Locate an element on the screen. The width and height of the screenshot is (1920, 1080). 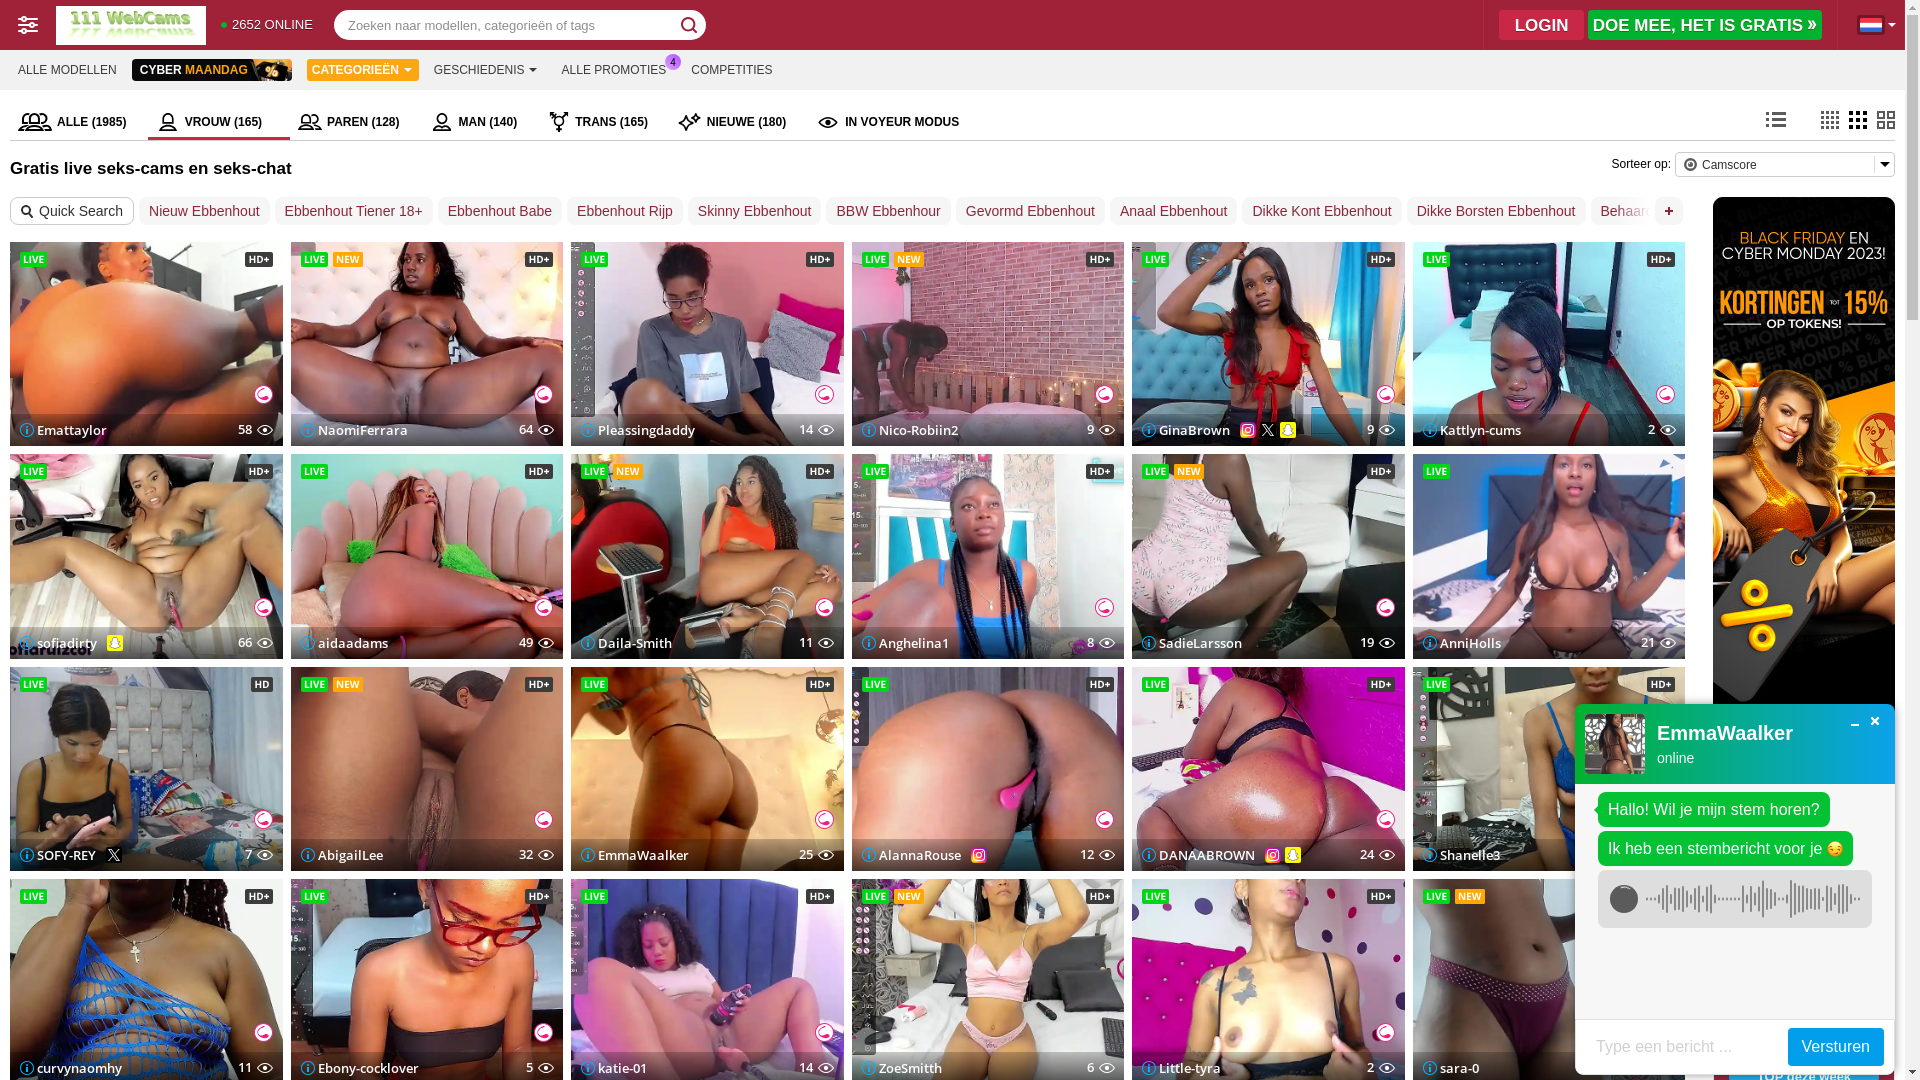
'VROUW (165)' is located at coordinates (147, 122).